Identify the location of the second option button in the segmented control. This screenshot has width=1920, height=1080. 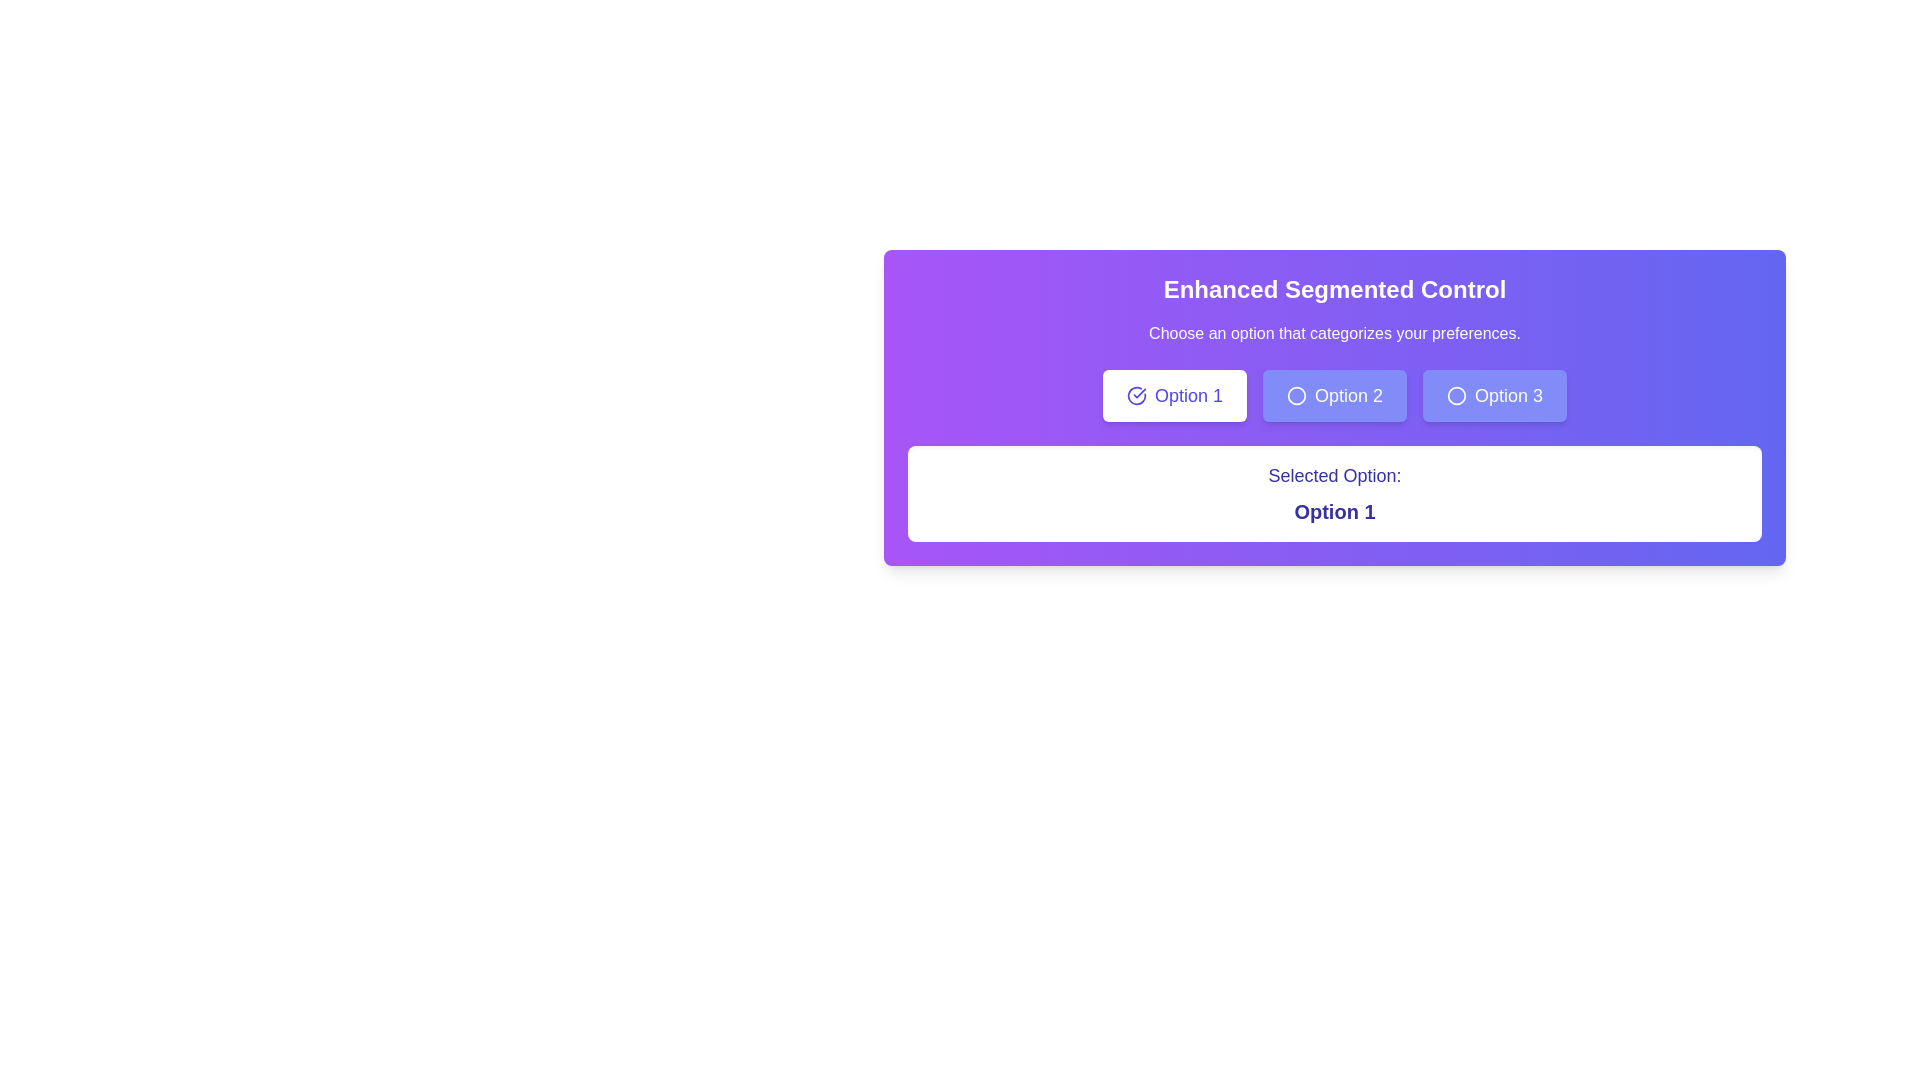
(1334, 396).